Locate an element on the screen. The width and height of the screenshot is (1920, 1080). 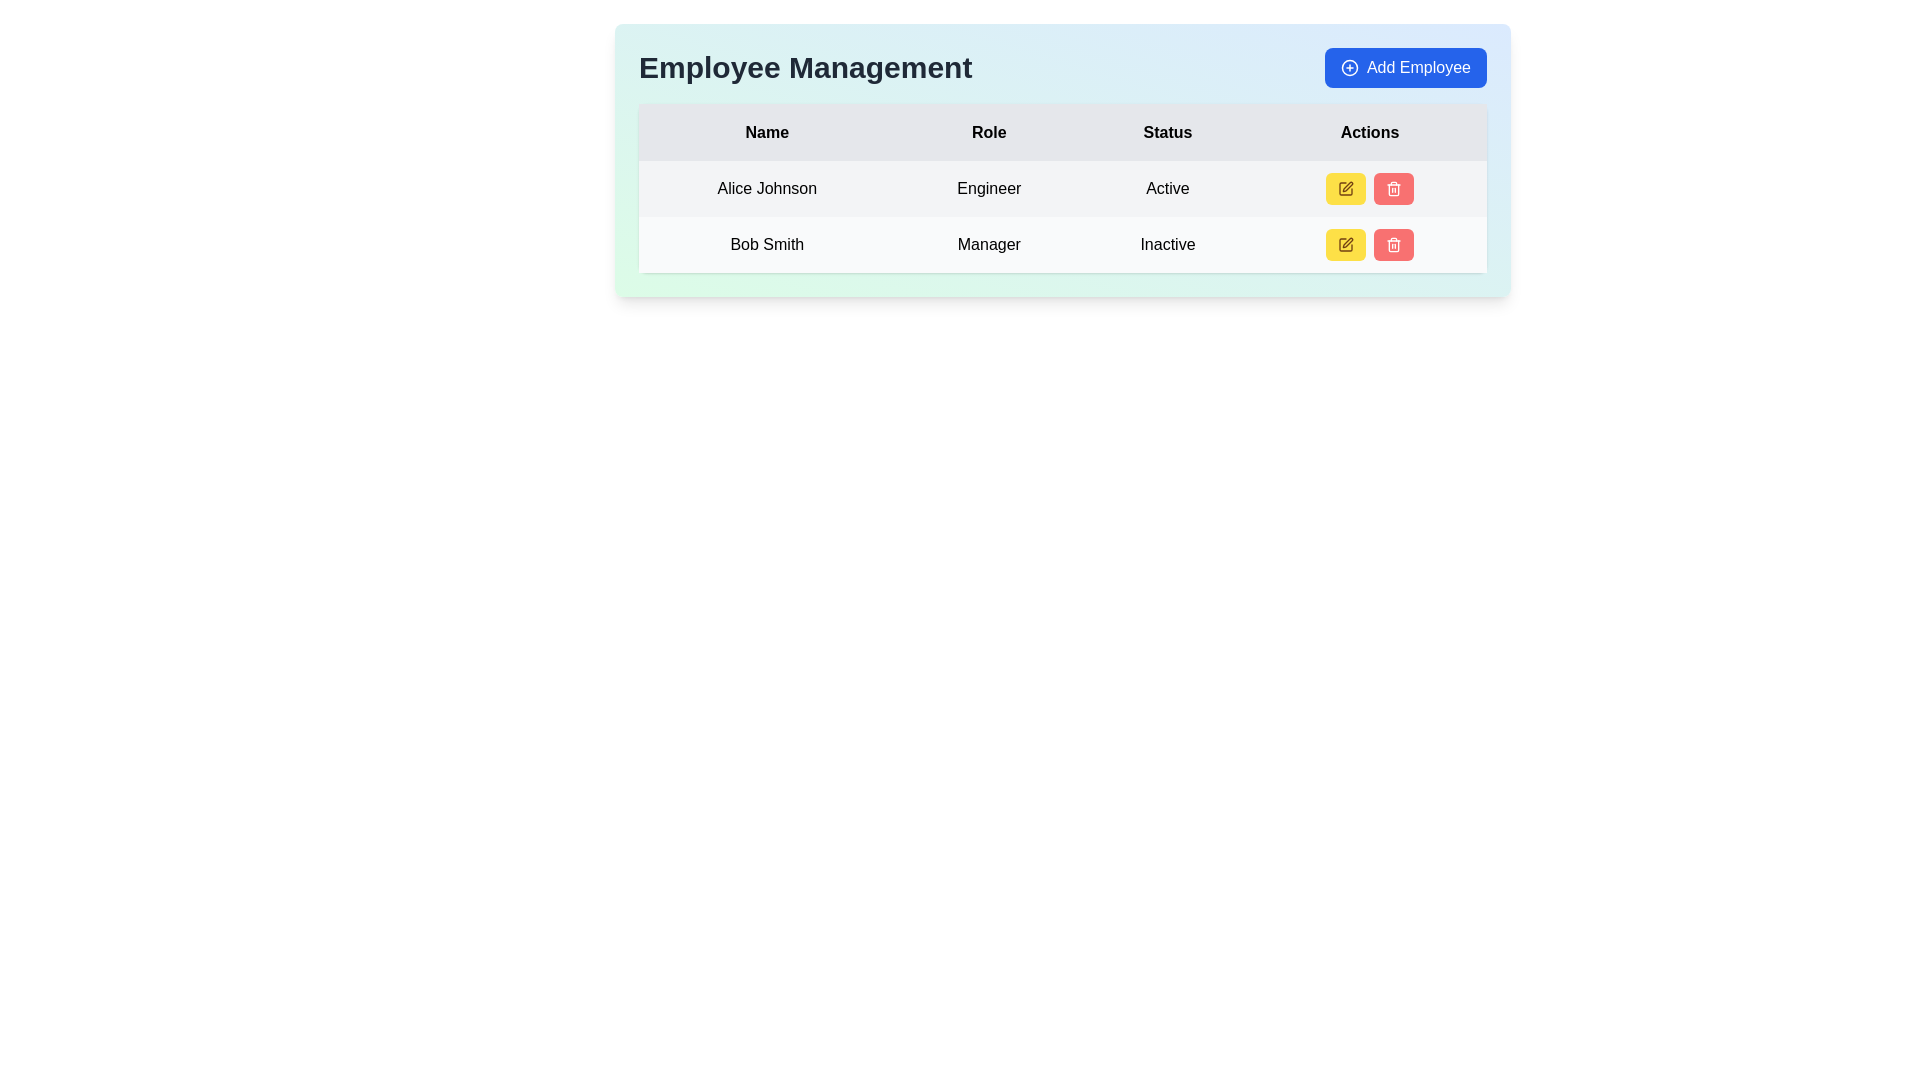
text content of the 'Inactive' status displayed in bold black for 'Bob Smith' in the Status column of the table is located at coordinates (1167, 244).